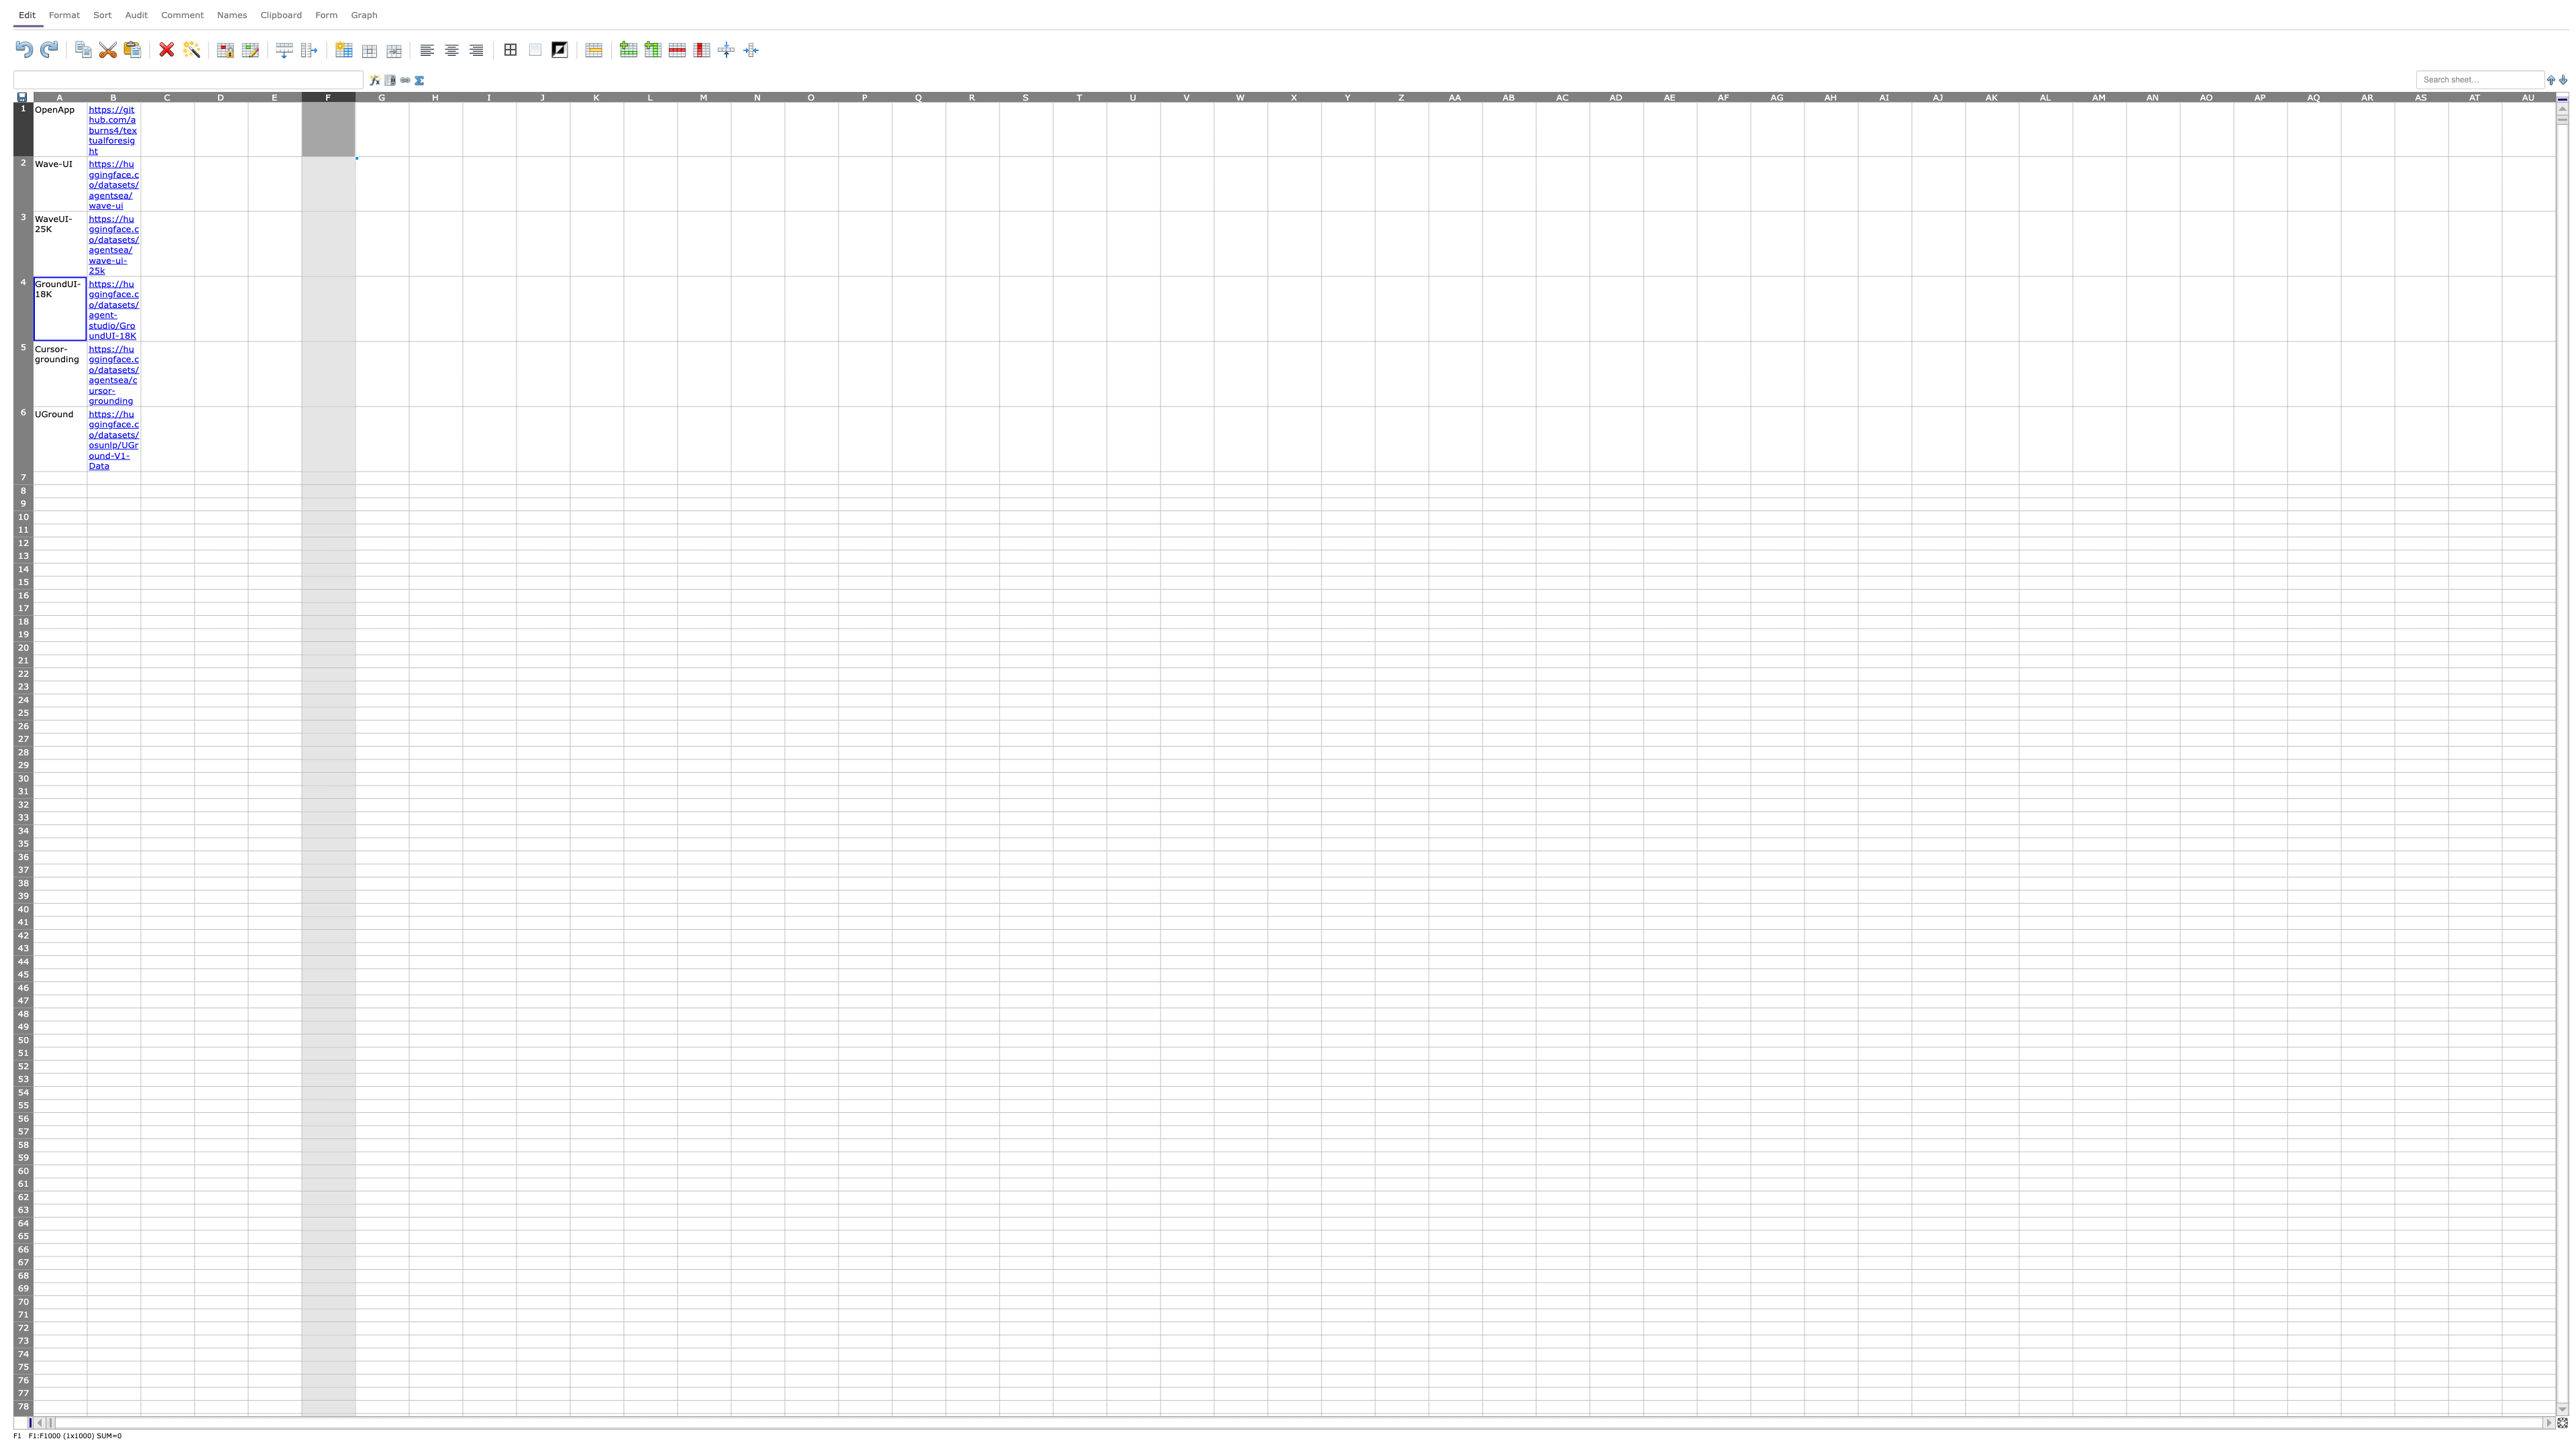 This screenshot has width=2576, height=1449. Describe the element at coordinates (381, 95) in the screenshot. I see `column G` at that location.